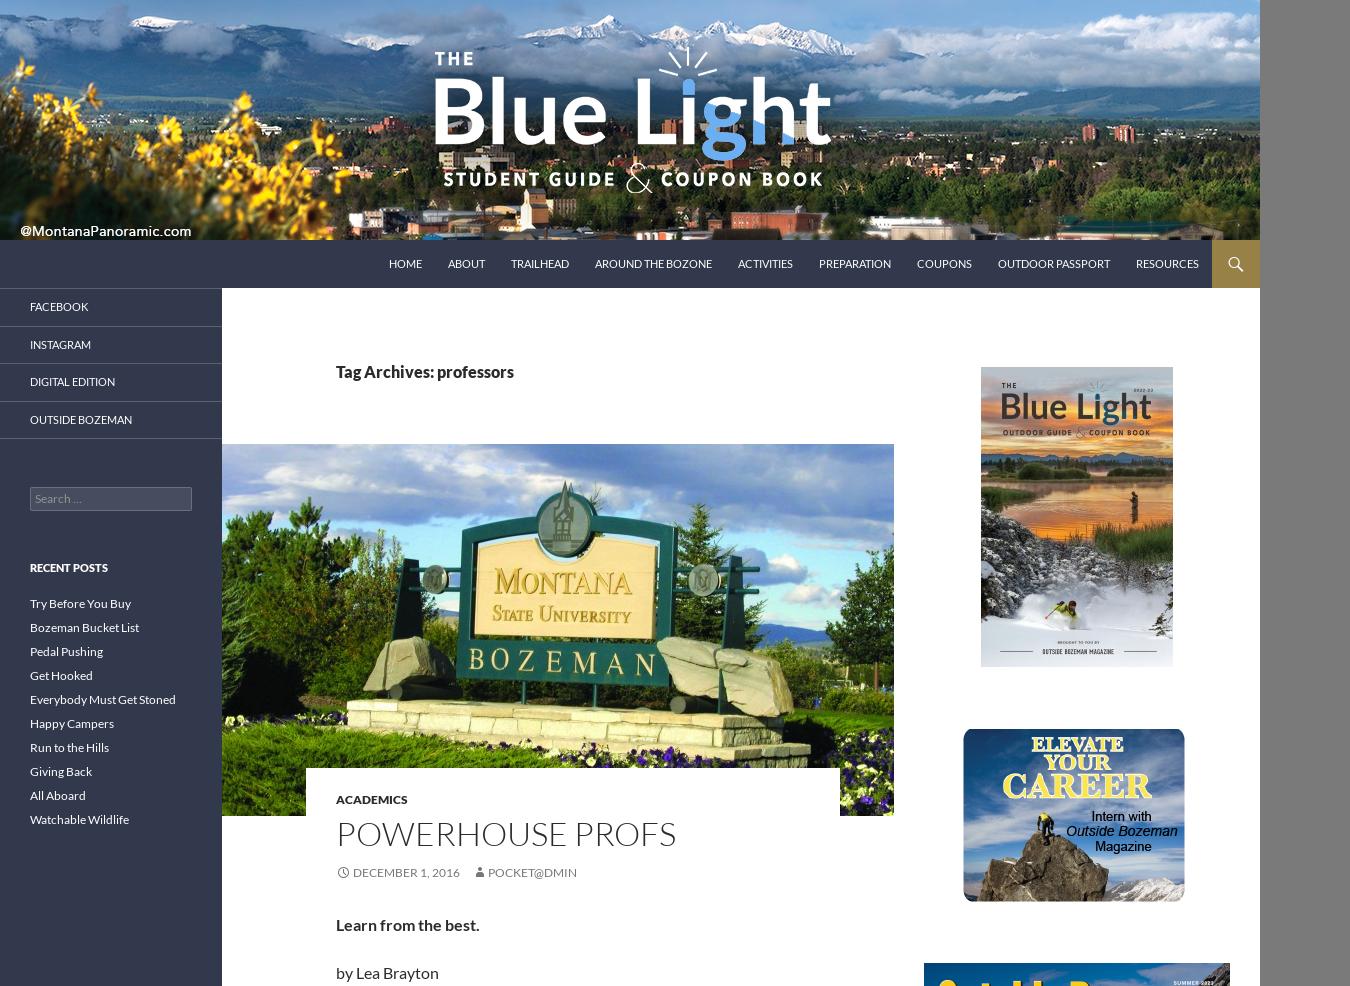 This screenshot has height=986, width=1350. Describe the element at coordinates (57, 306) in the screenshot. I see `'Facebook'` at that location.